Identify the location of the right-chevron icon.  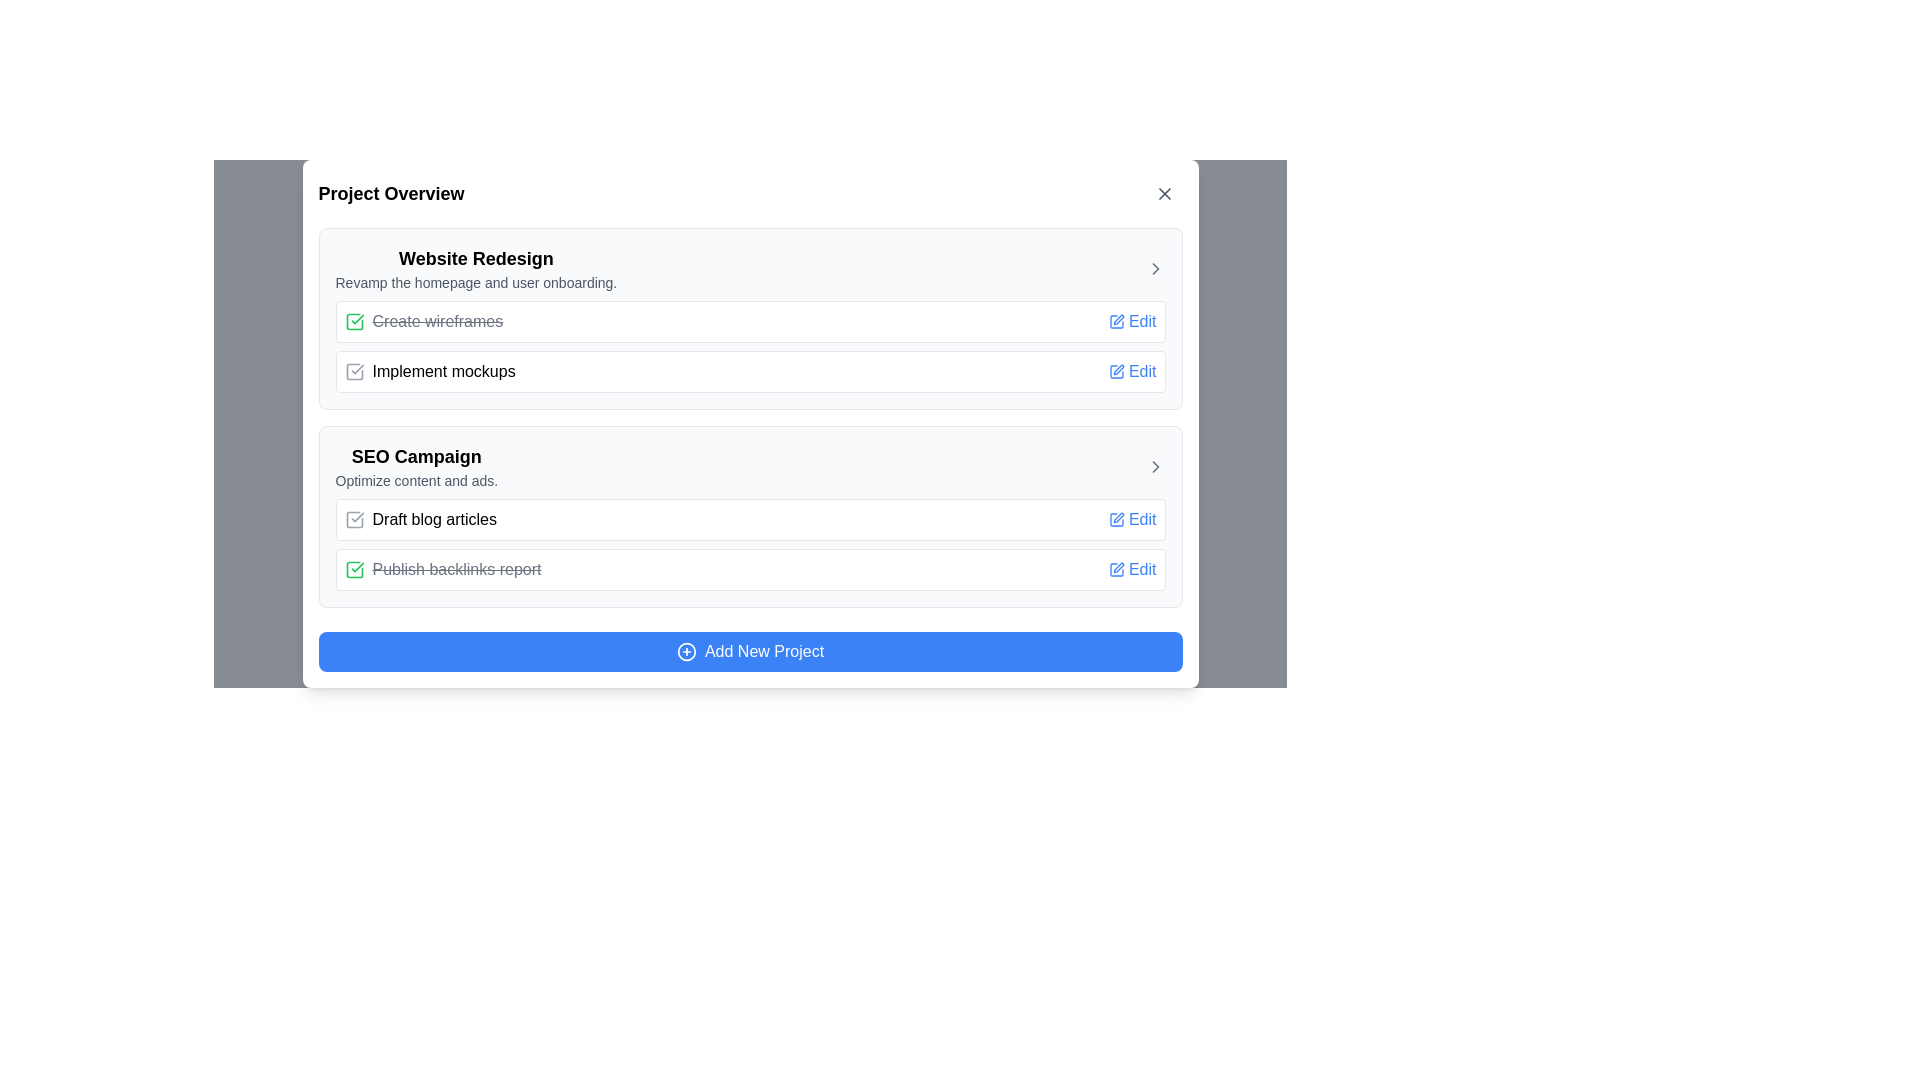
(1155, 268).